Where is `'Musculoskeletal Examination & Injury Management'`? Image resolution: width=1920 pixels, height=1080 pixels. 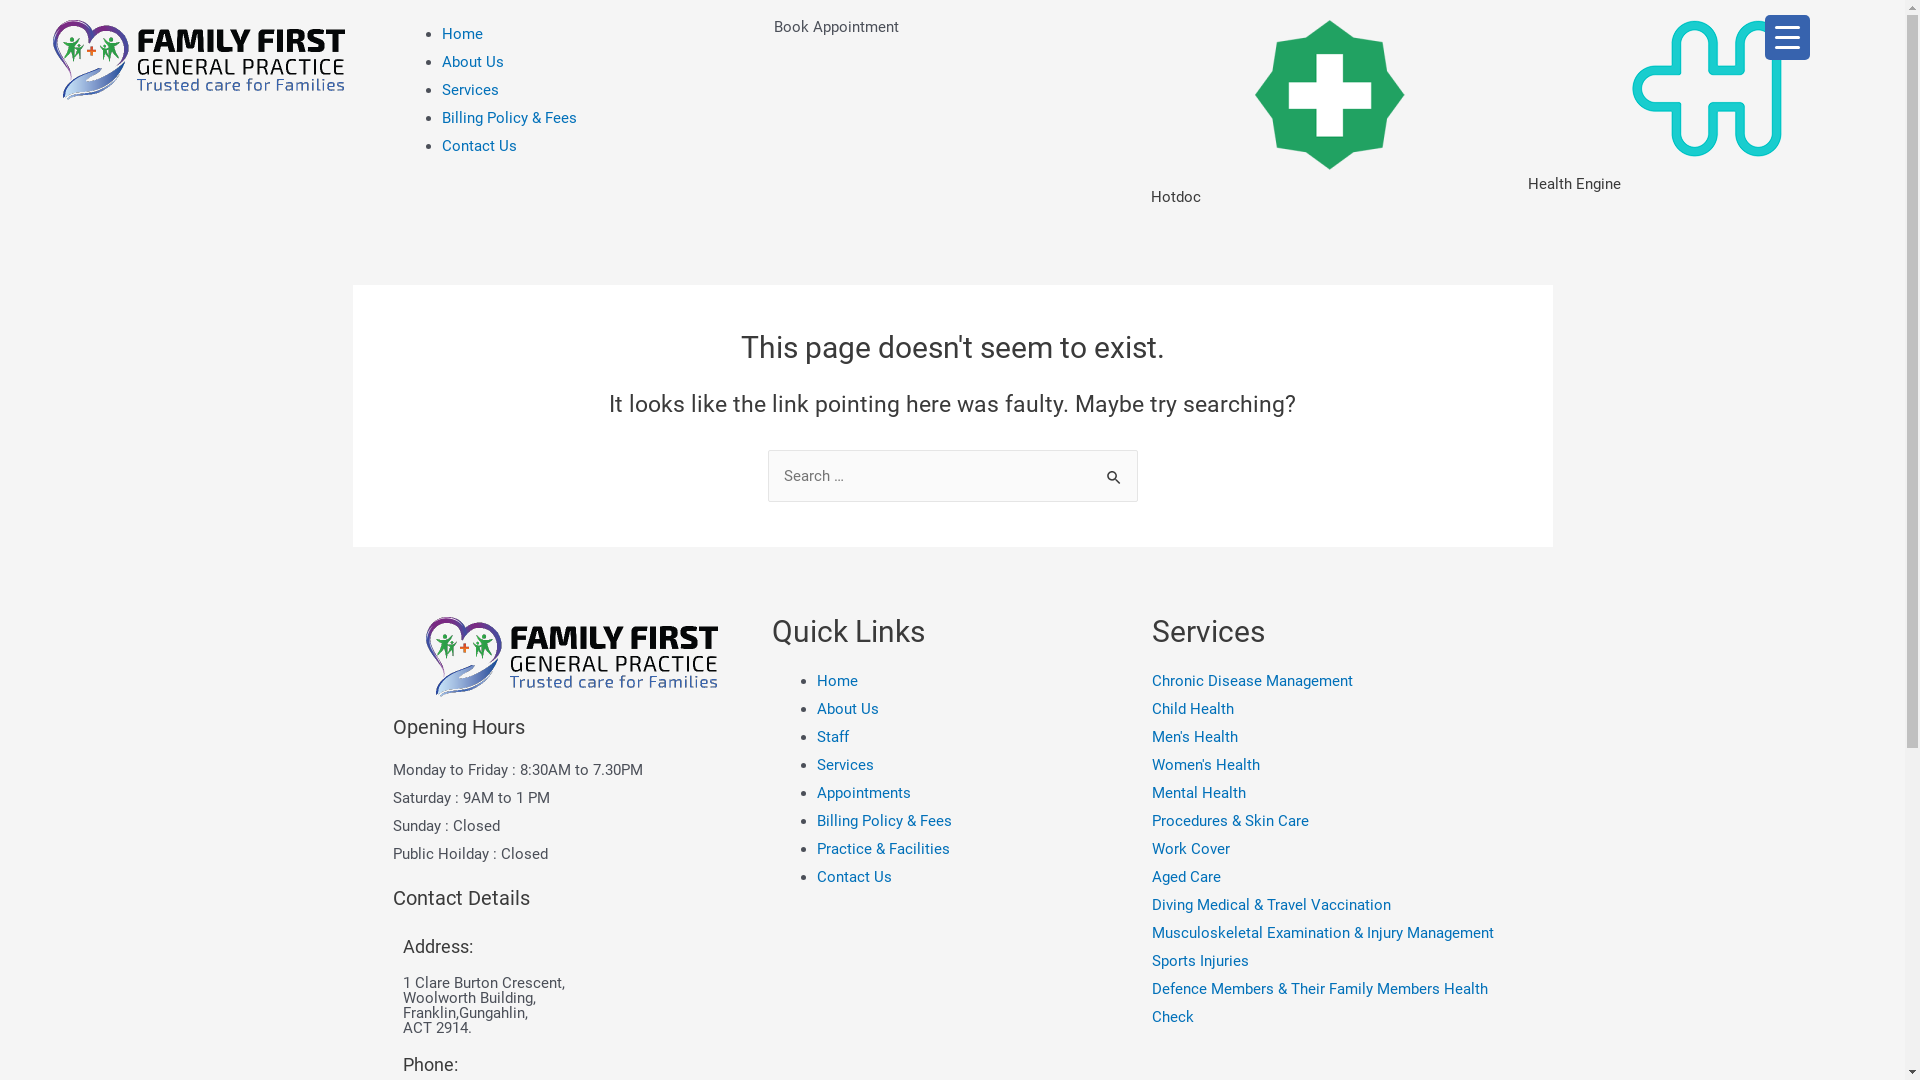
'Musculoskeletal Examination & Injury Management' is located at coordinates (1331, 933).